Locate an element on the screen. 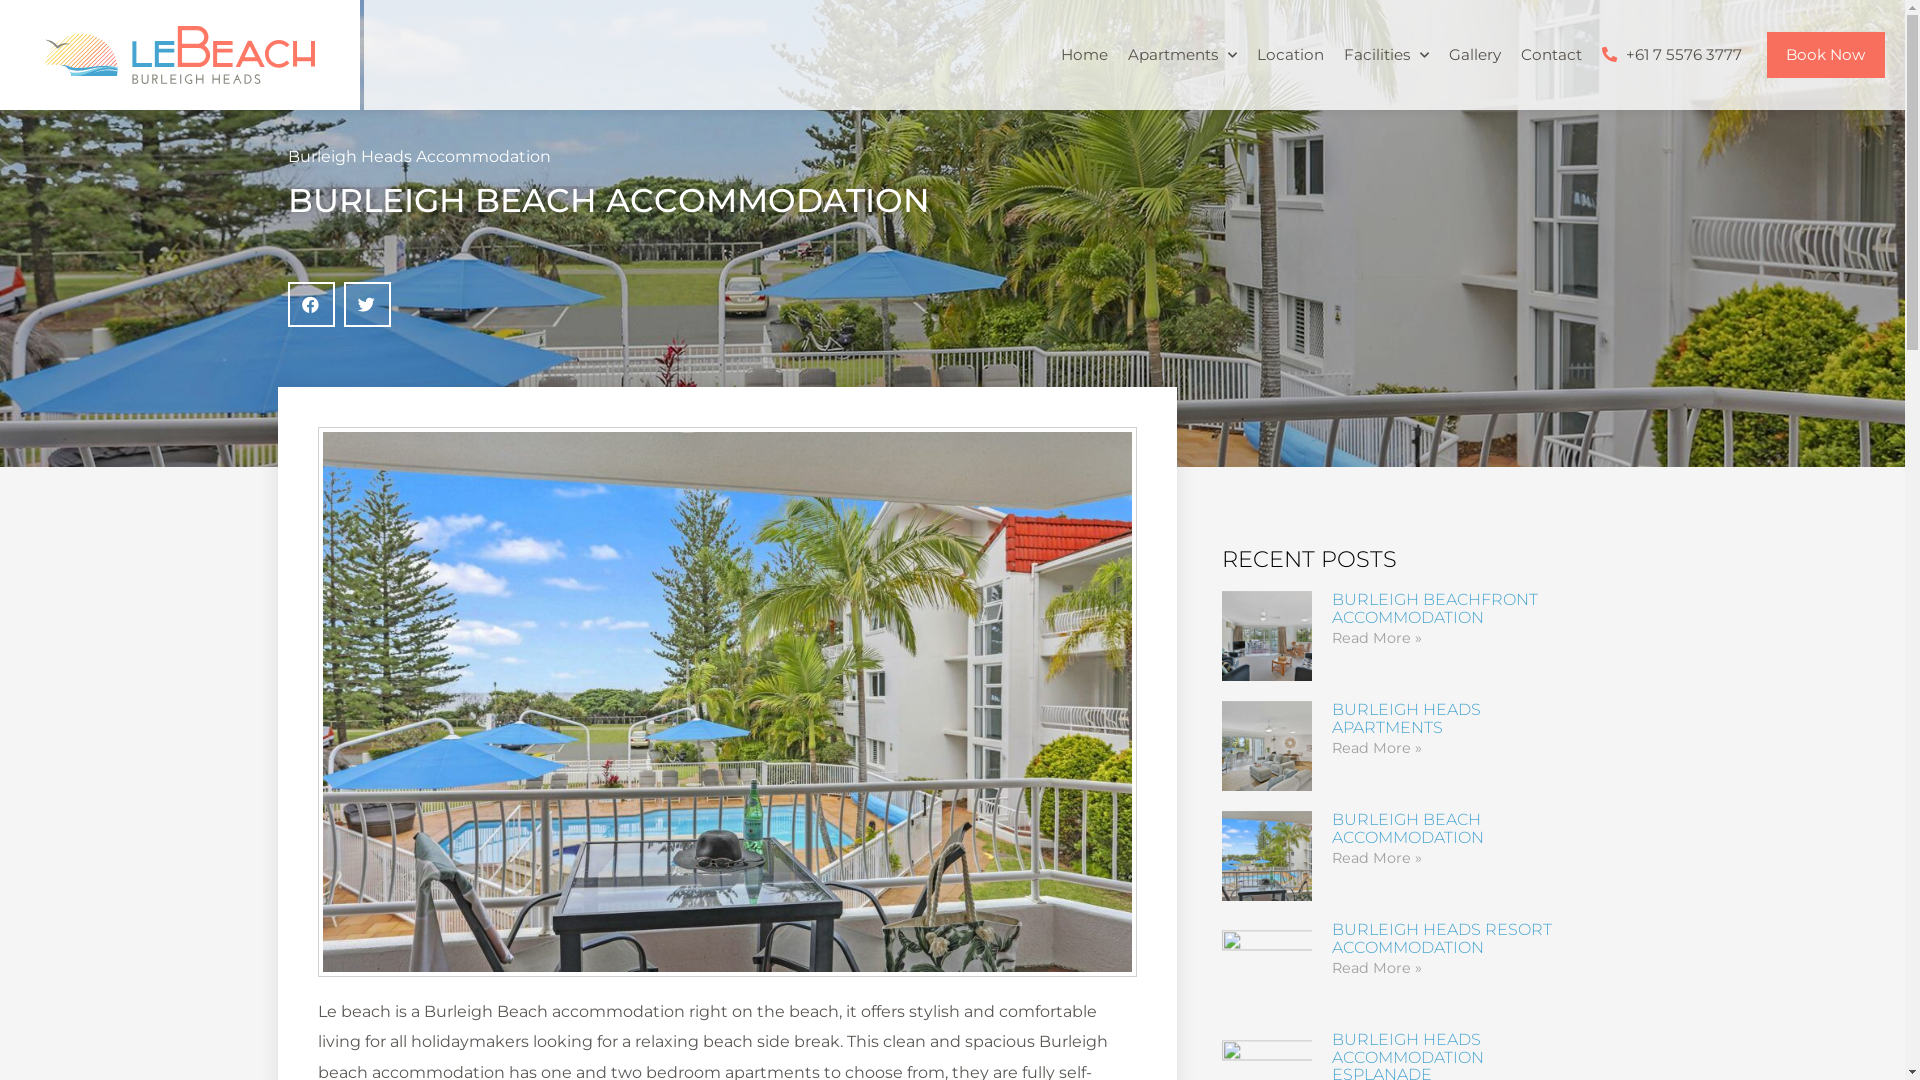 Image resolution: width=1920 pixels, height=1080 pixels. 'Apartments' is located at coordinates (1117, 53).